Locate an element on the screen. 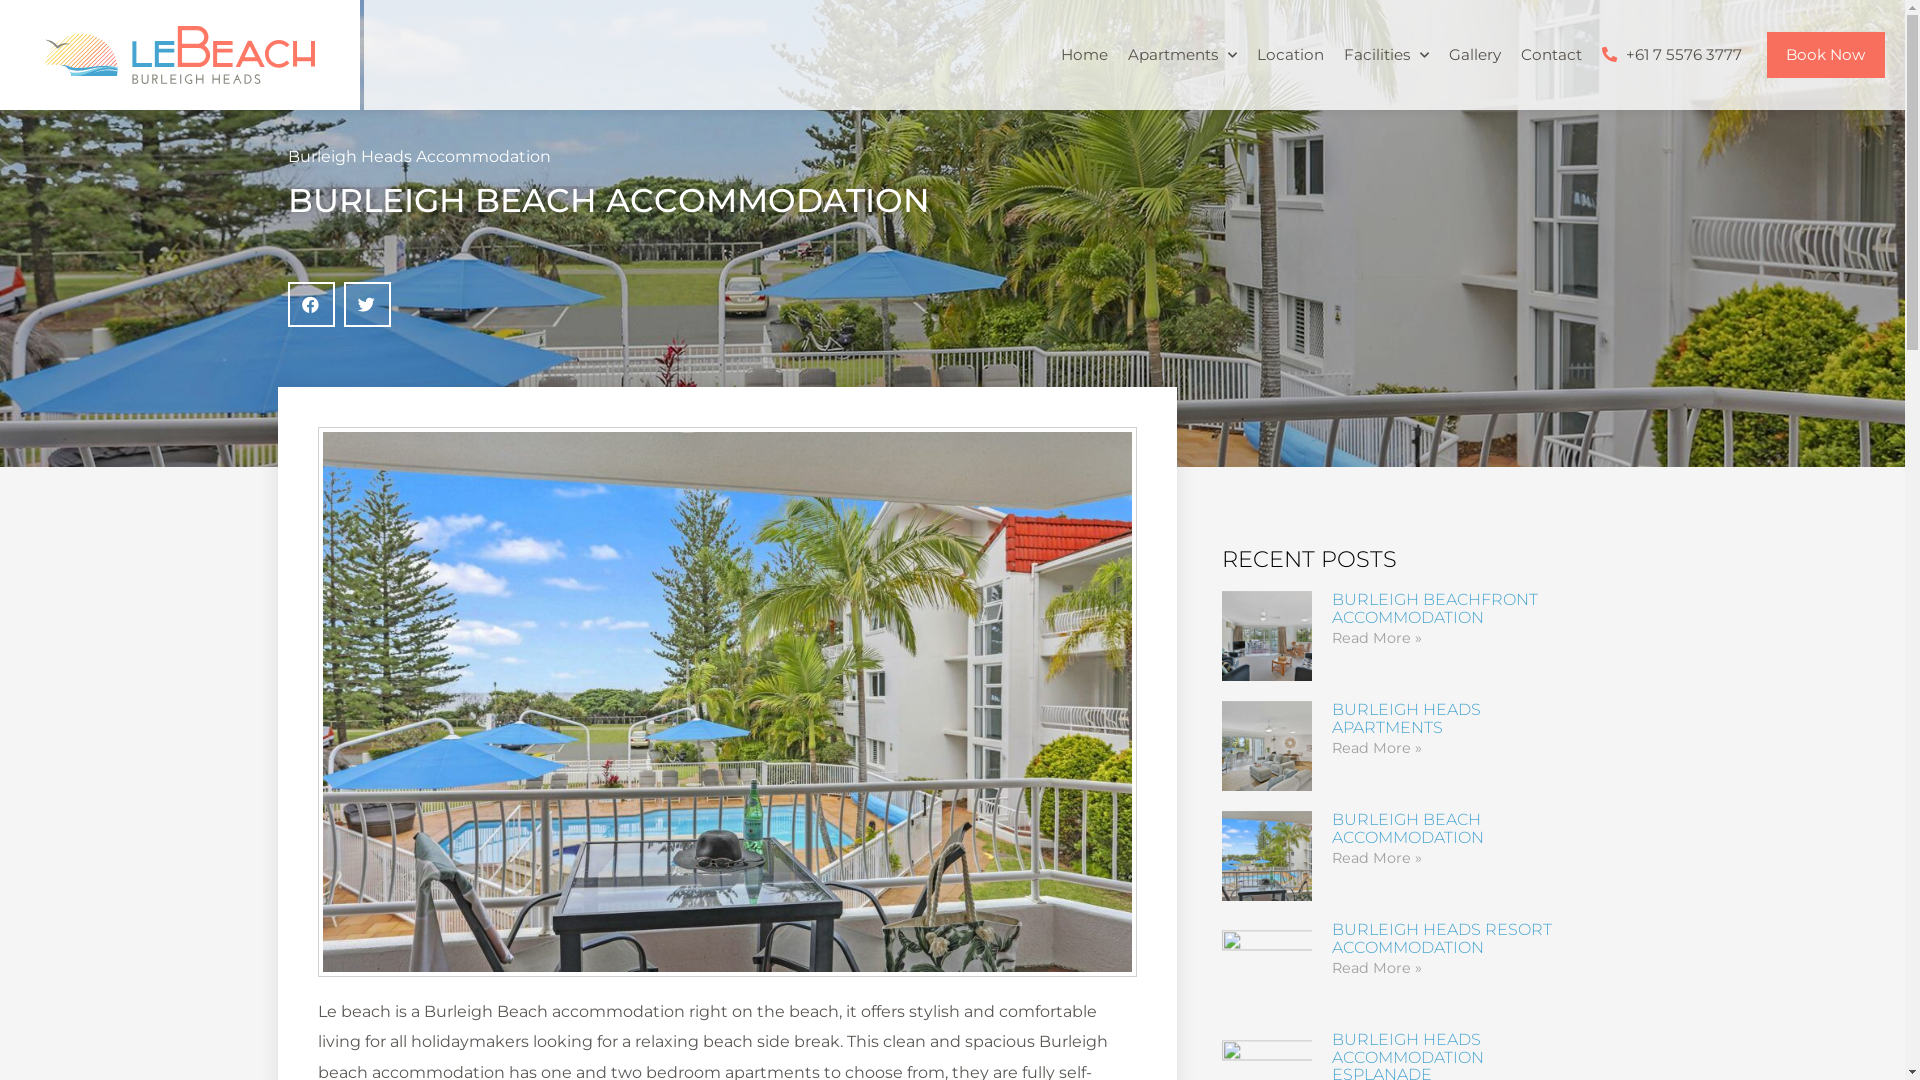 Image resolution: width=1920 pixels, height=1080 pixels. 'Apartments' is located at coordinates (1117, 53).